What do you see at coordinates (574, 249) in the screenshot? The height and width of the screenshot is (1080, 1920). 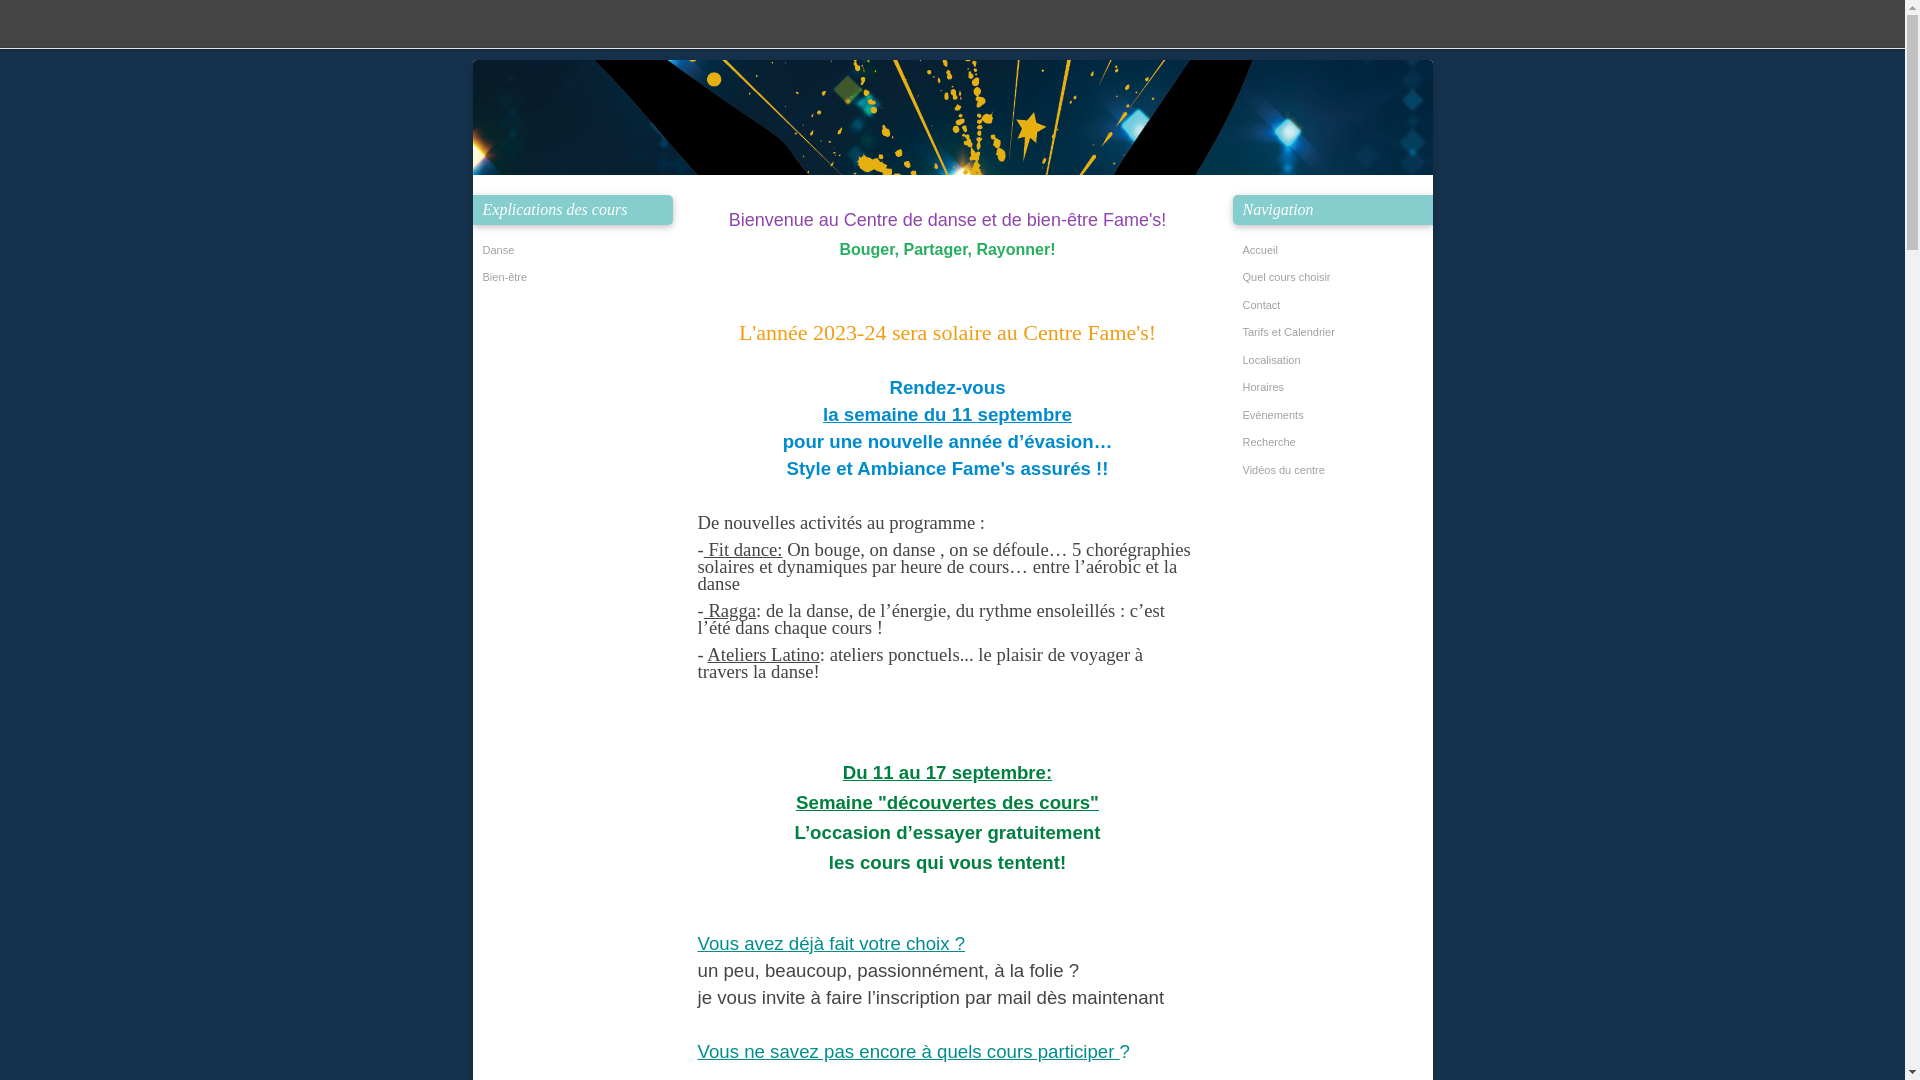 I see `'Danse'` at bounding box center [574, 249].